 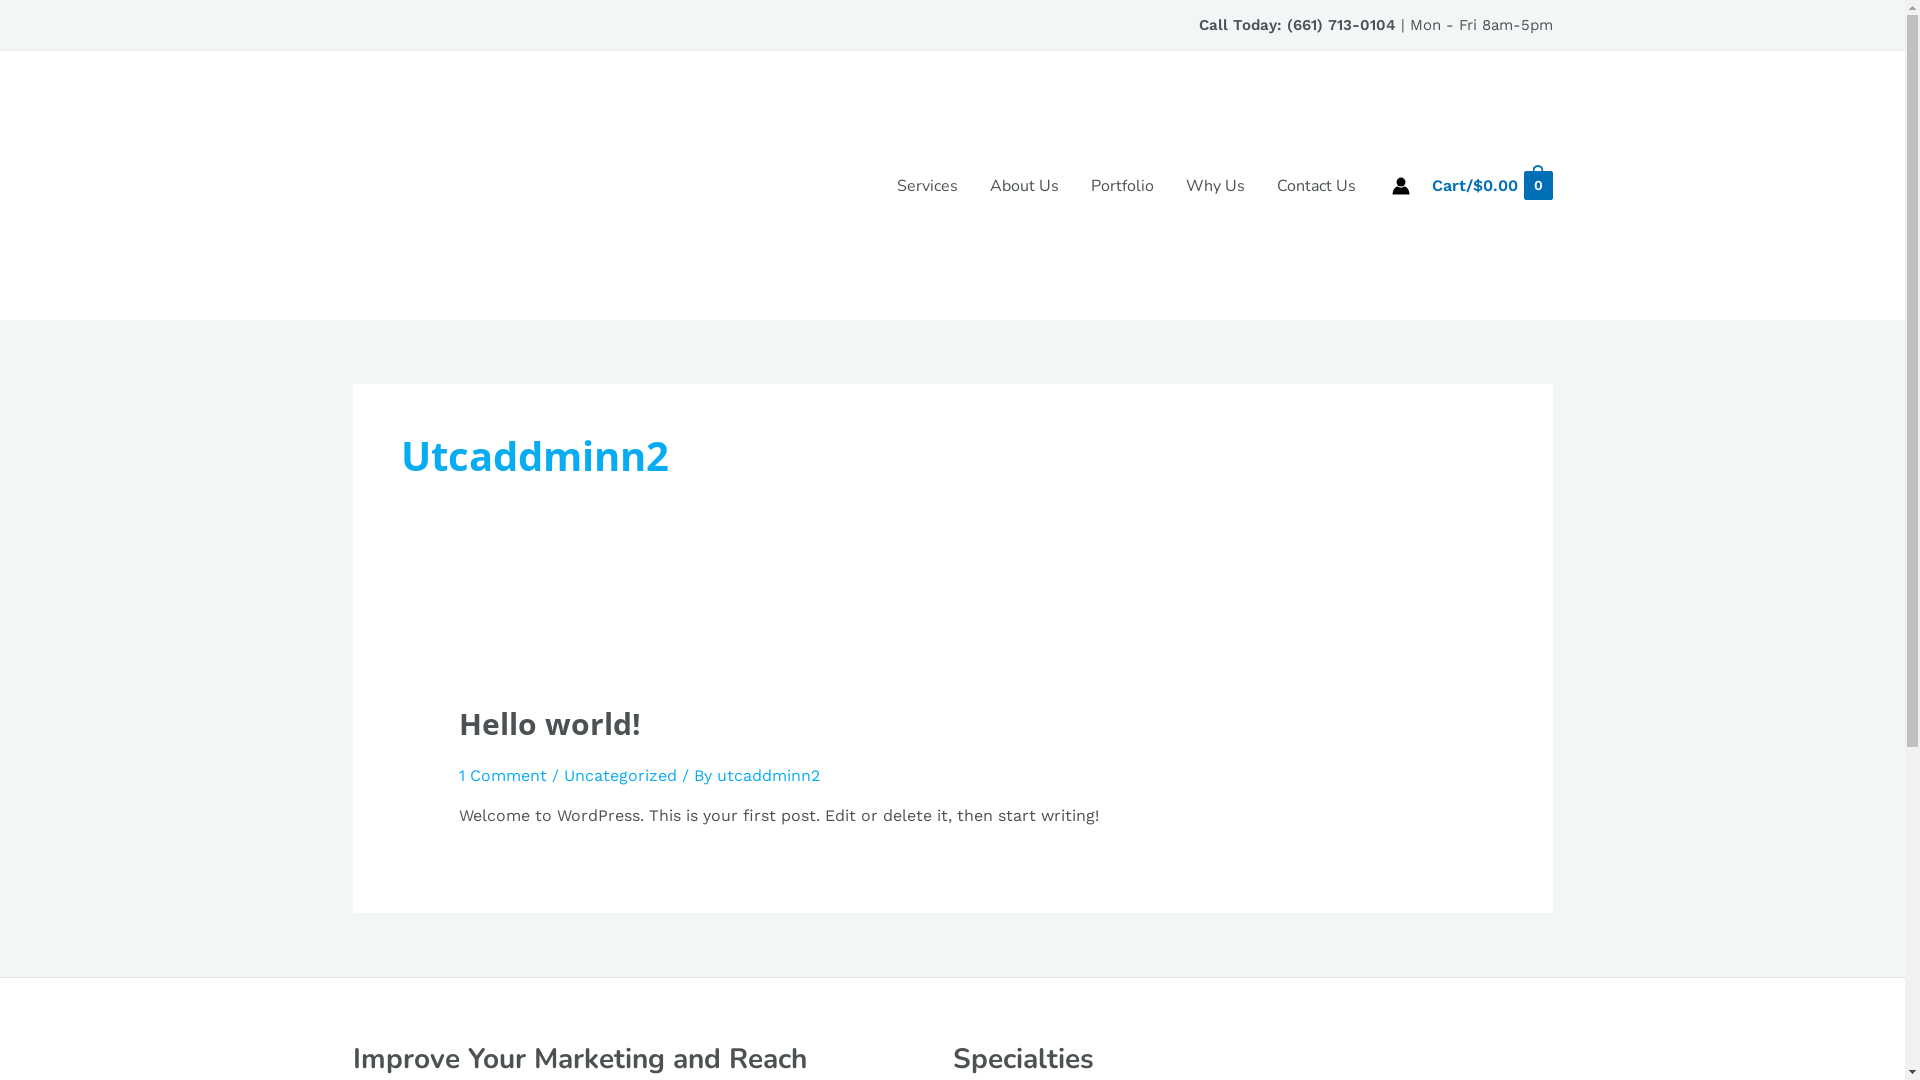 I want to click on 'Why Us', so click(x=1170, y=185).